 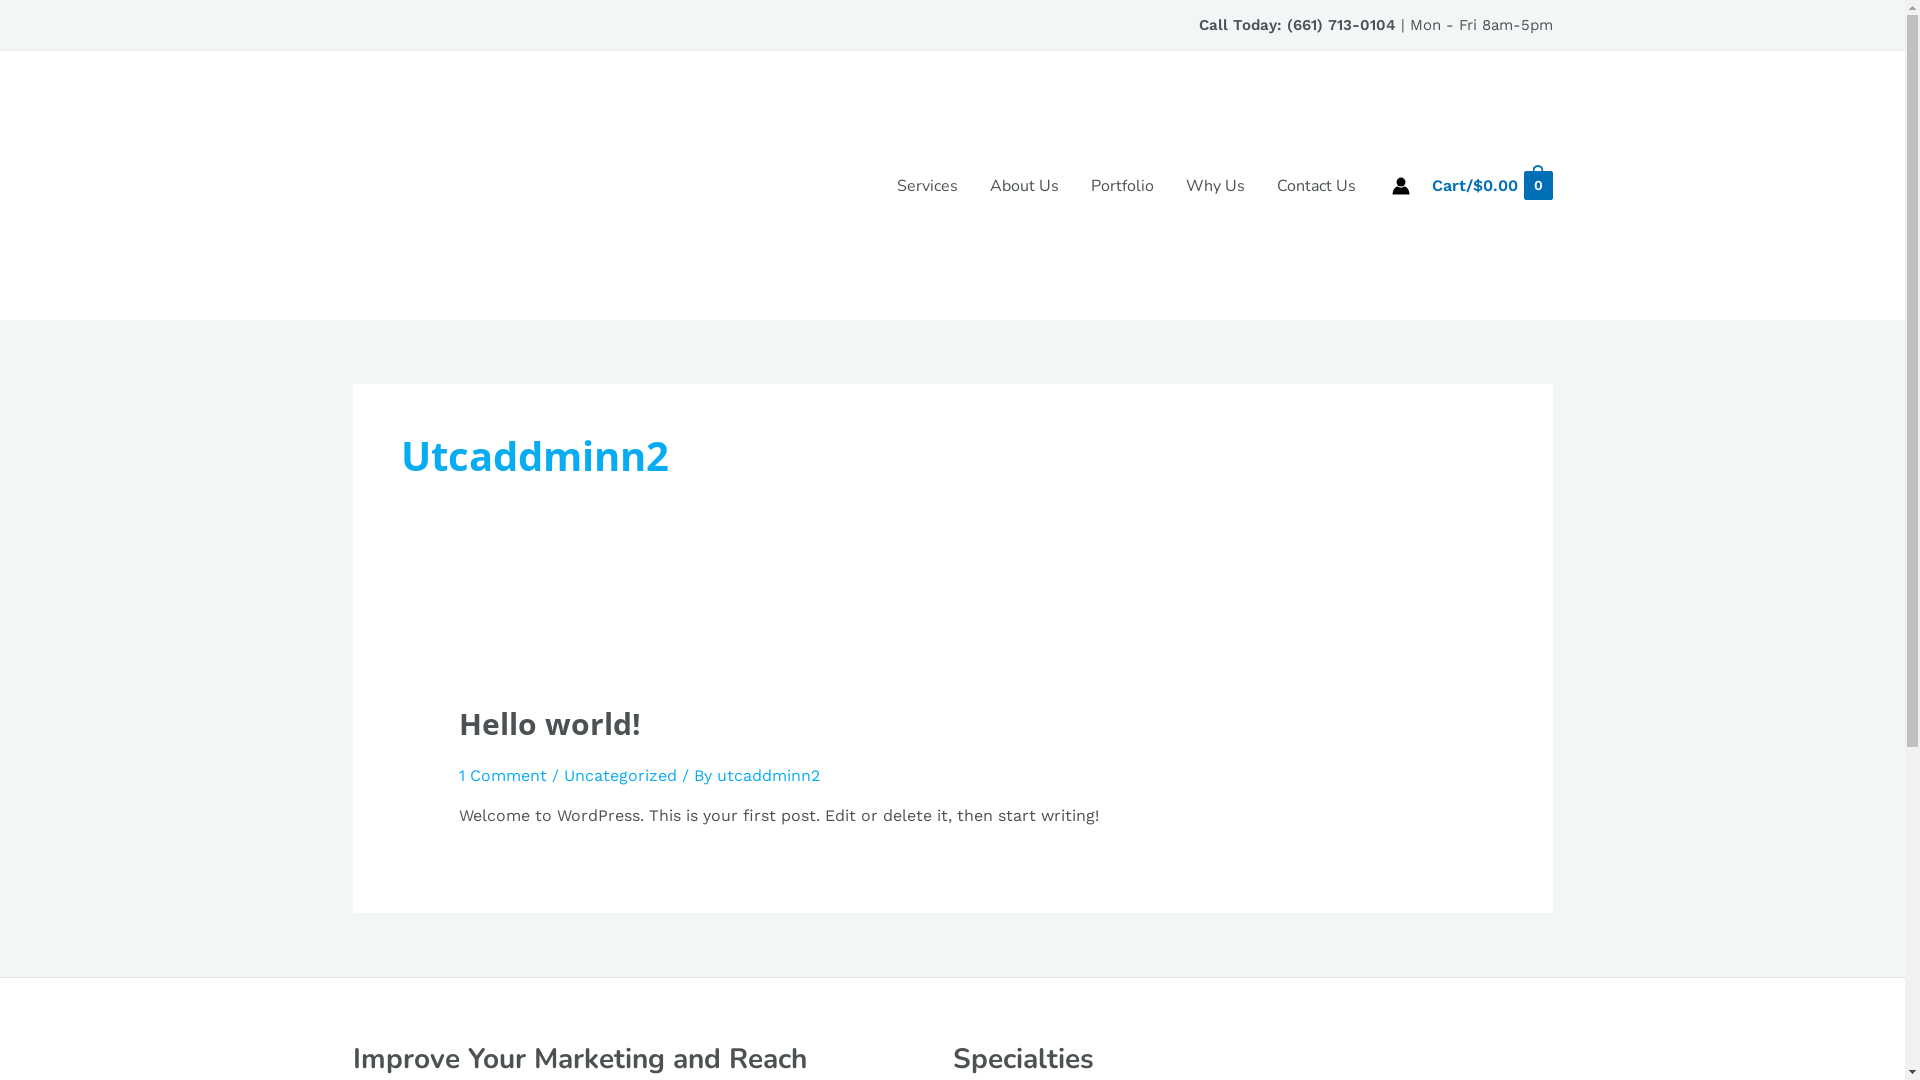 I want to click on 'Why Us', so click(x=1170, y=185).